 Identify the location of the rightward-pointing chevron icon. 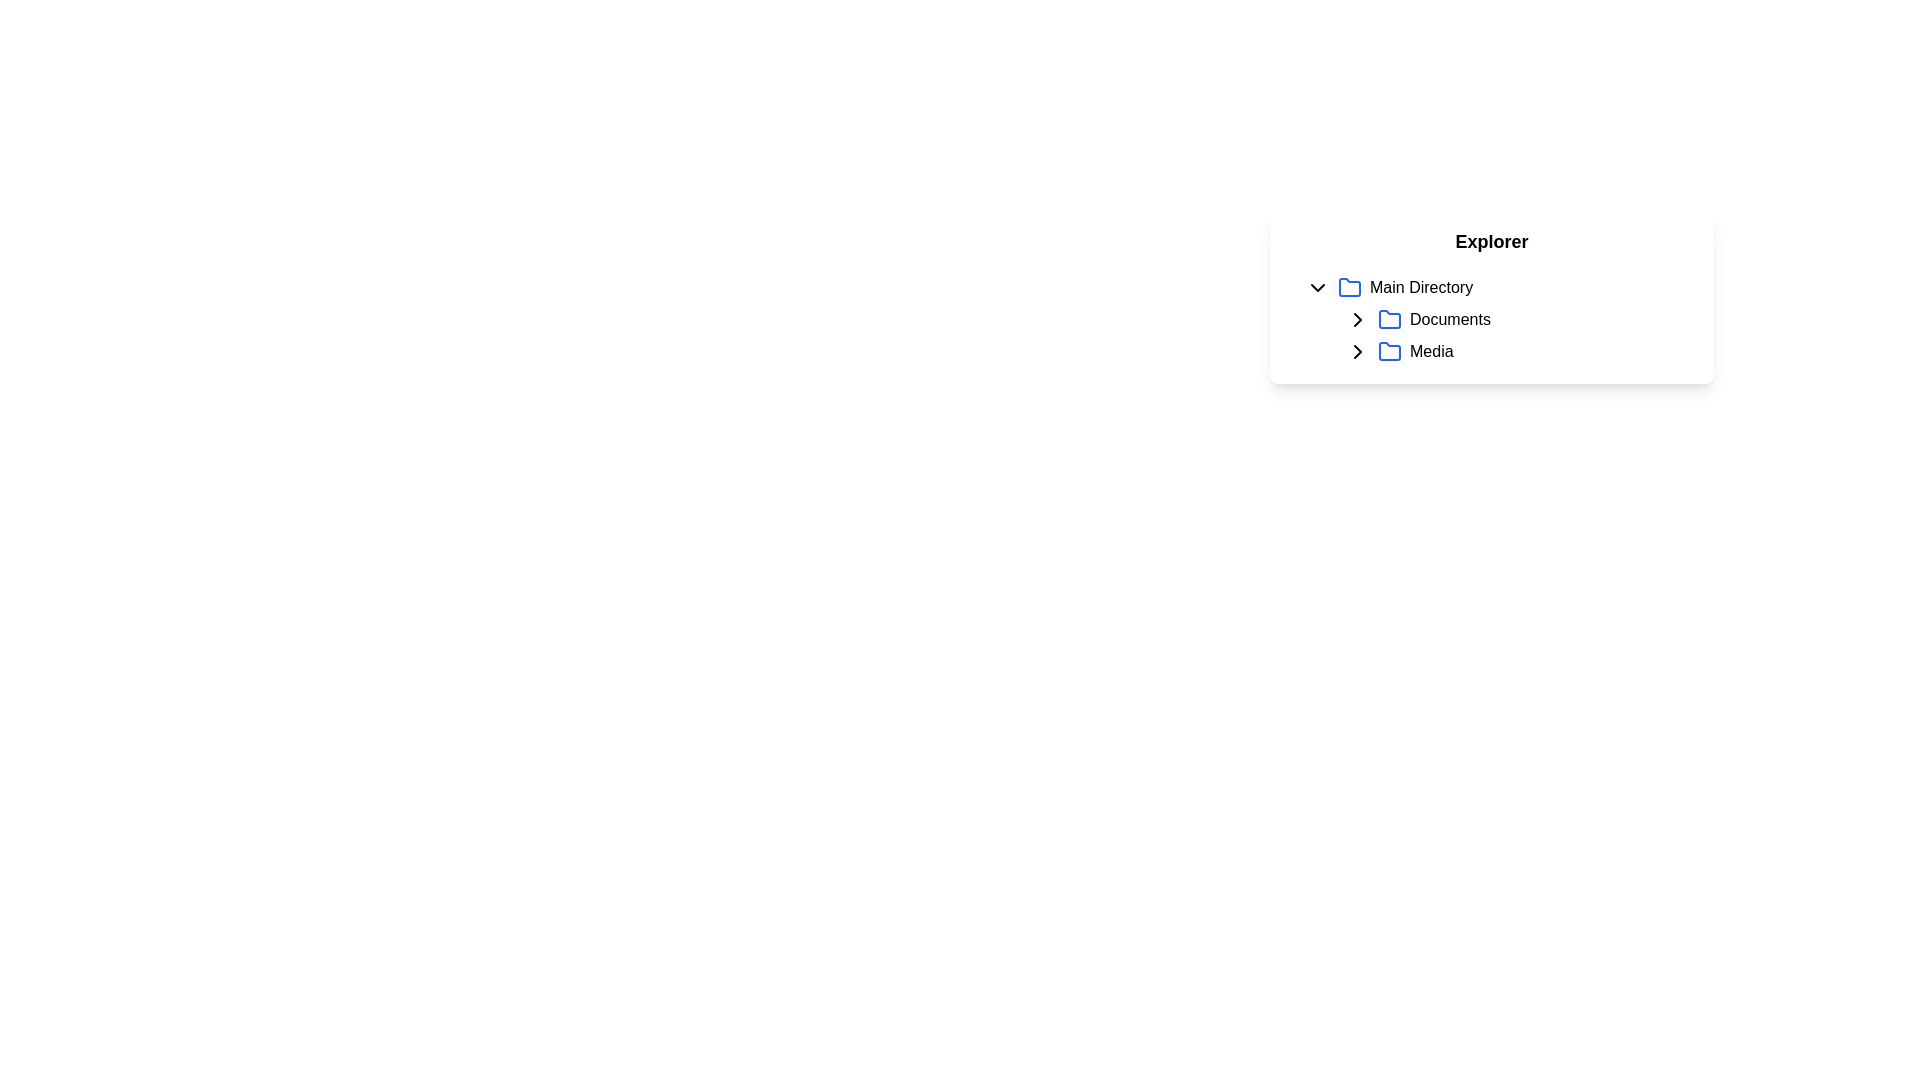
(1358, 350).